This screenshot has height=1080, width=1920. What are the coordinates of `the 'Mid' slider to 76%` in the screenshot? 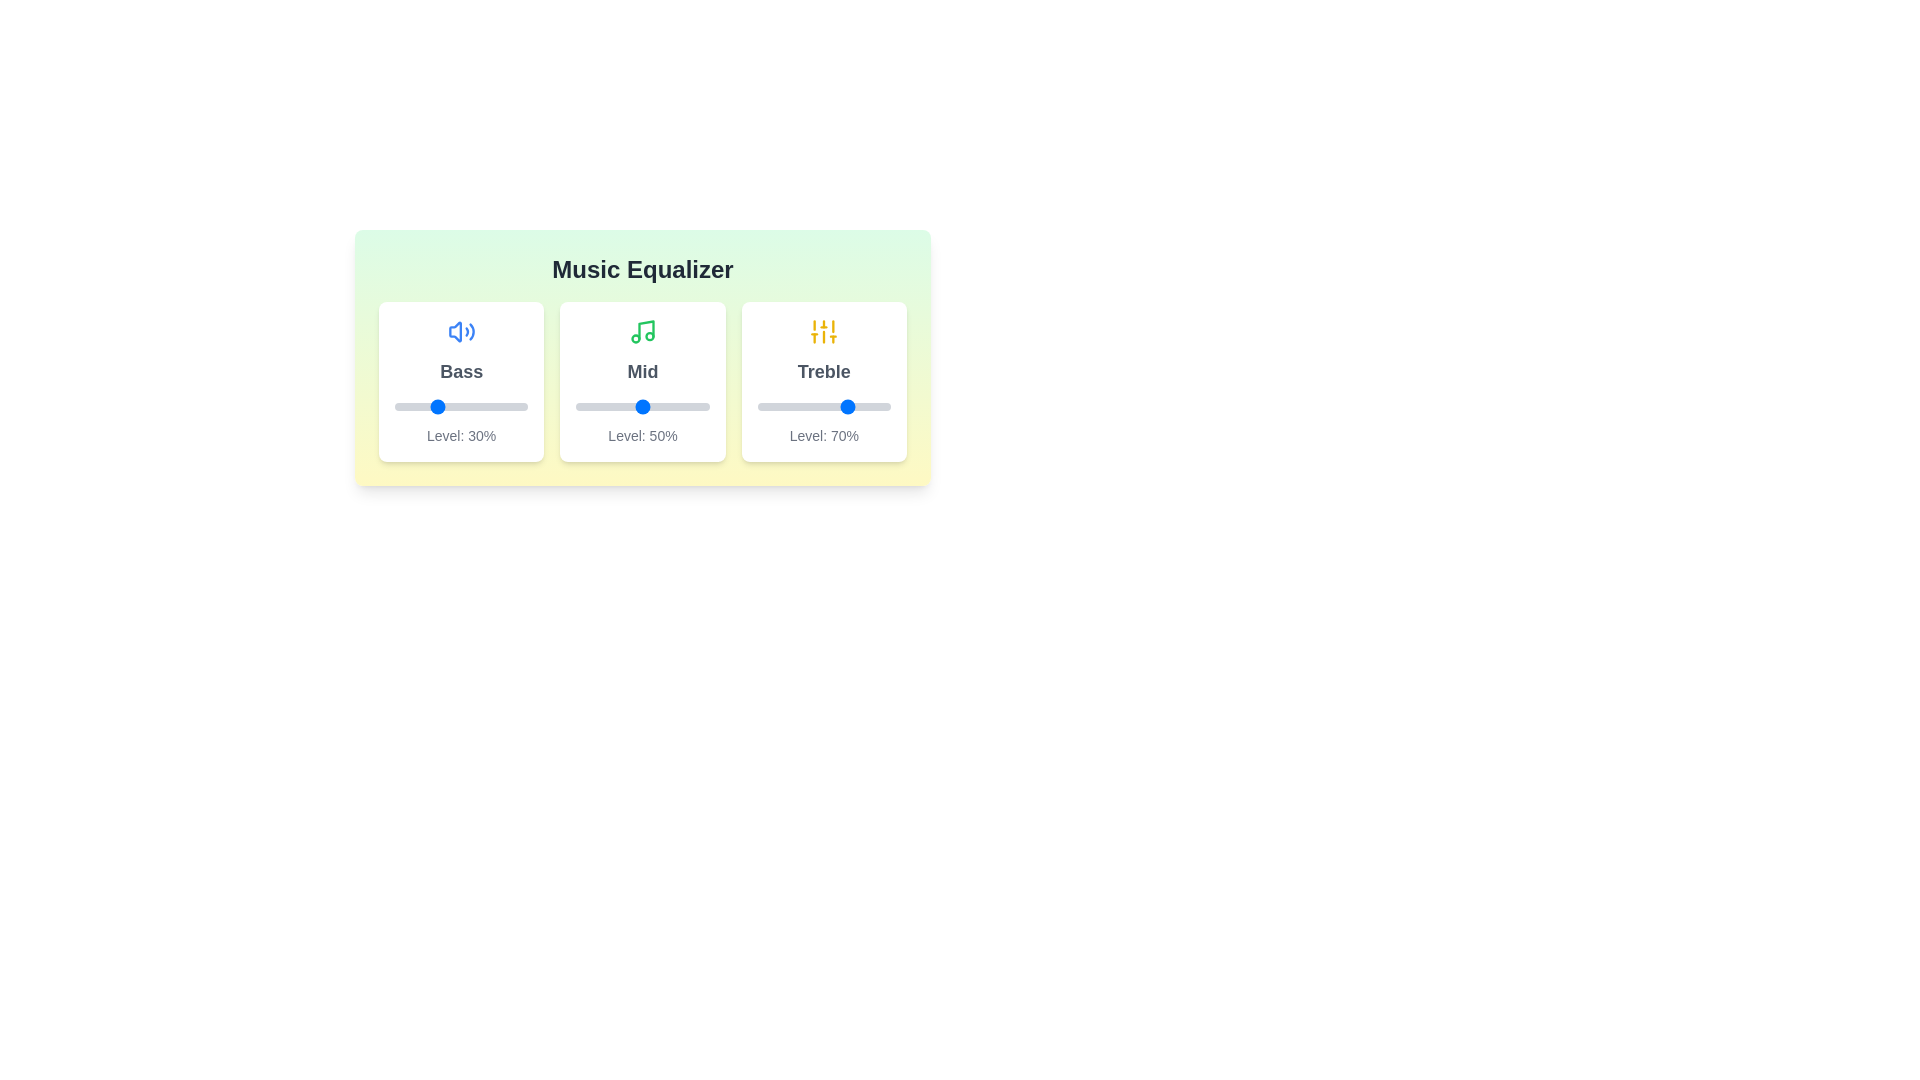 It's located at (677, 406).